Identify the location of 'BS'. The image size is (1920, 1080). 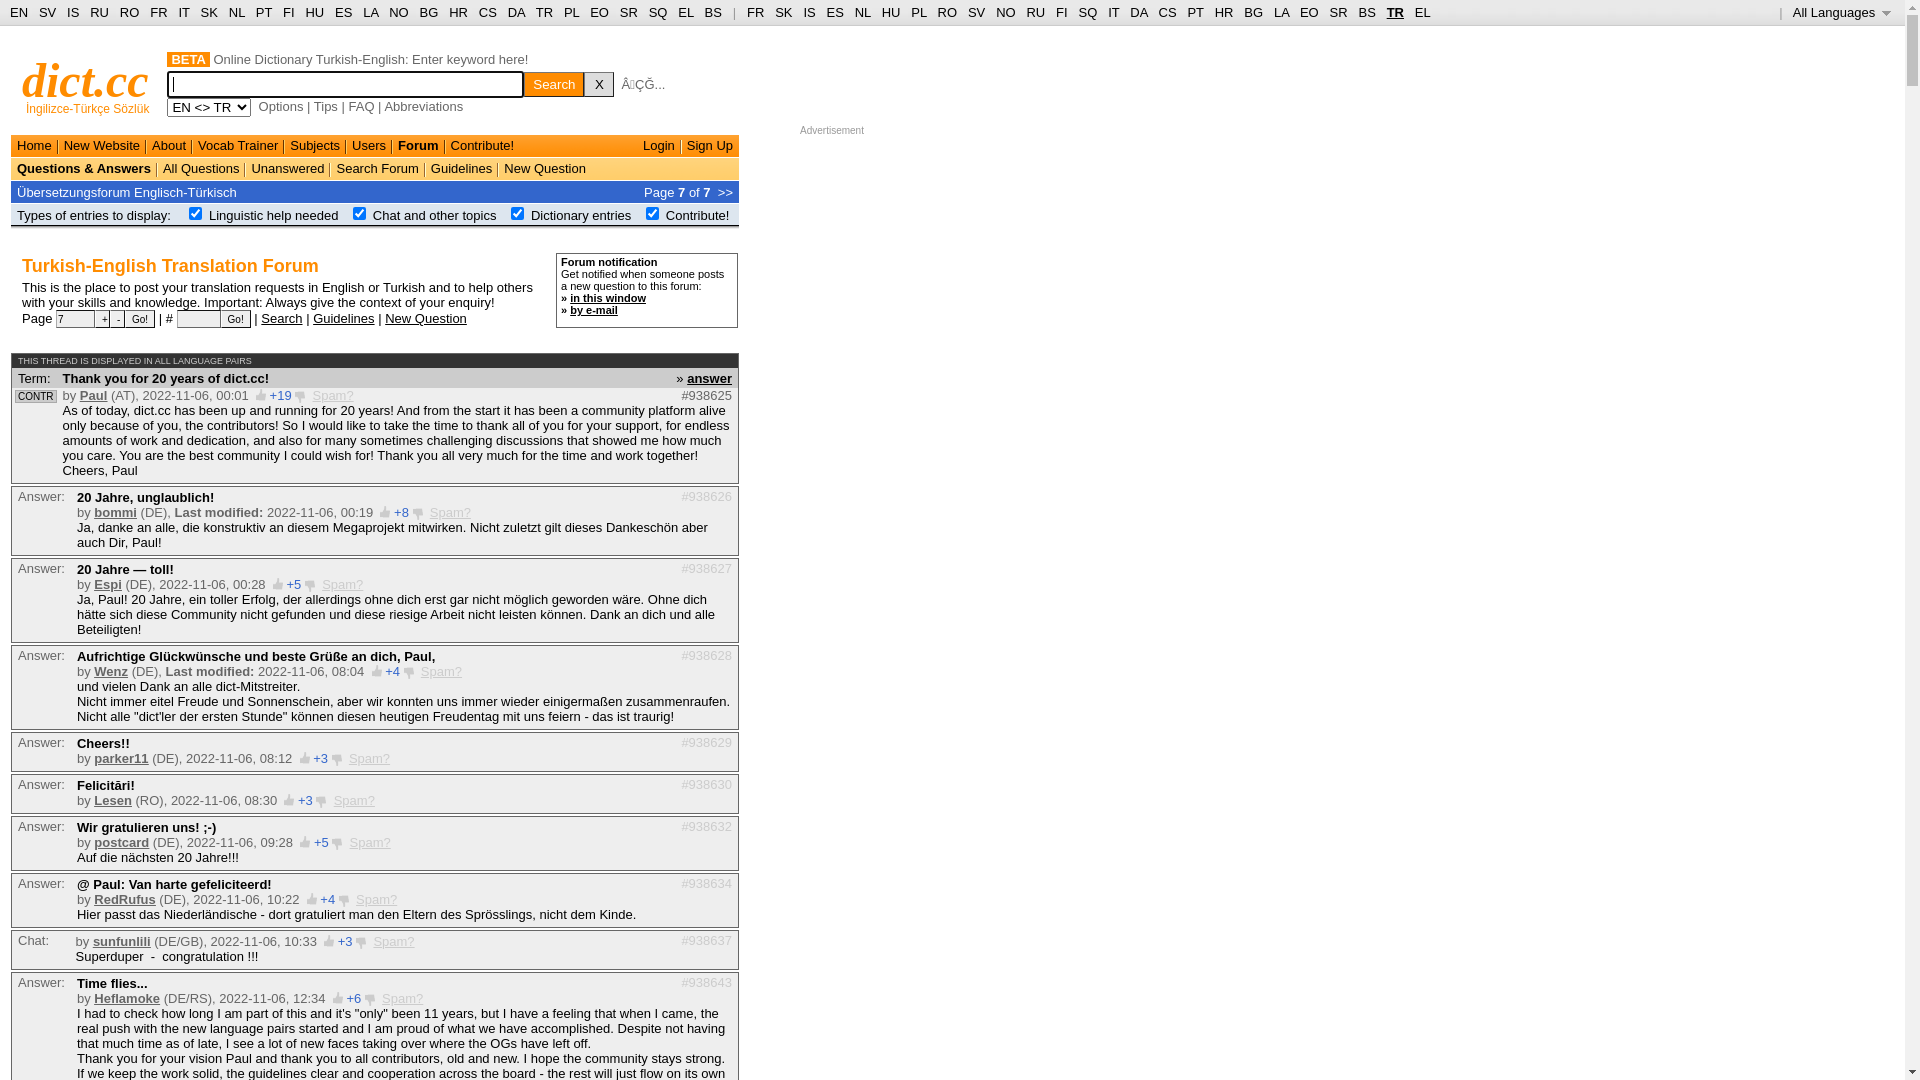
(705, 12).